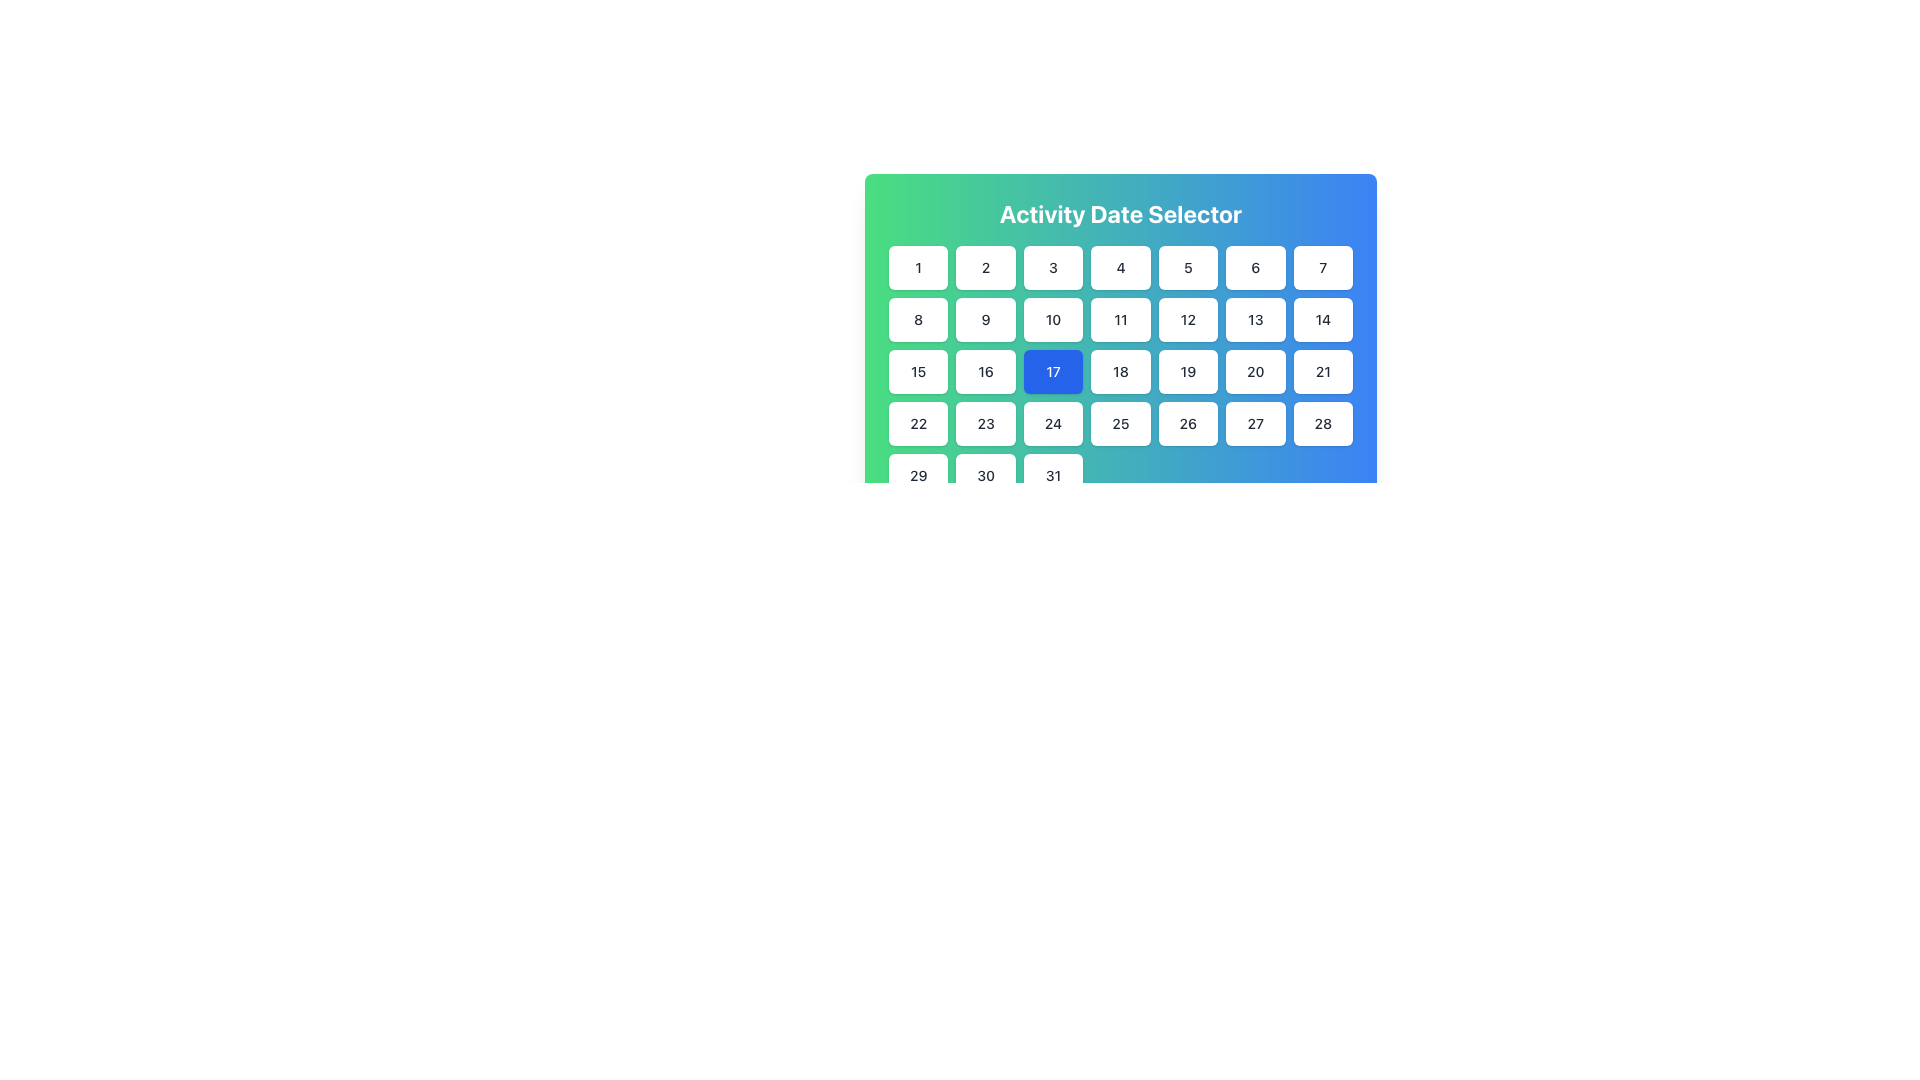  I want to click on the interactive button labeled '5' in the date selection interface to trigger its hover animation, so click(1188, 266).